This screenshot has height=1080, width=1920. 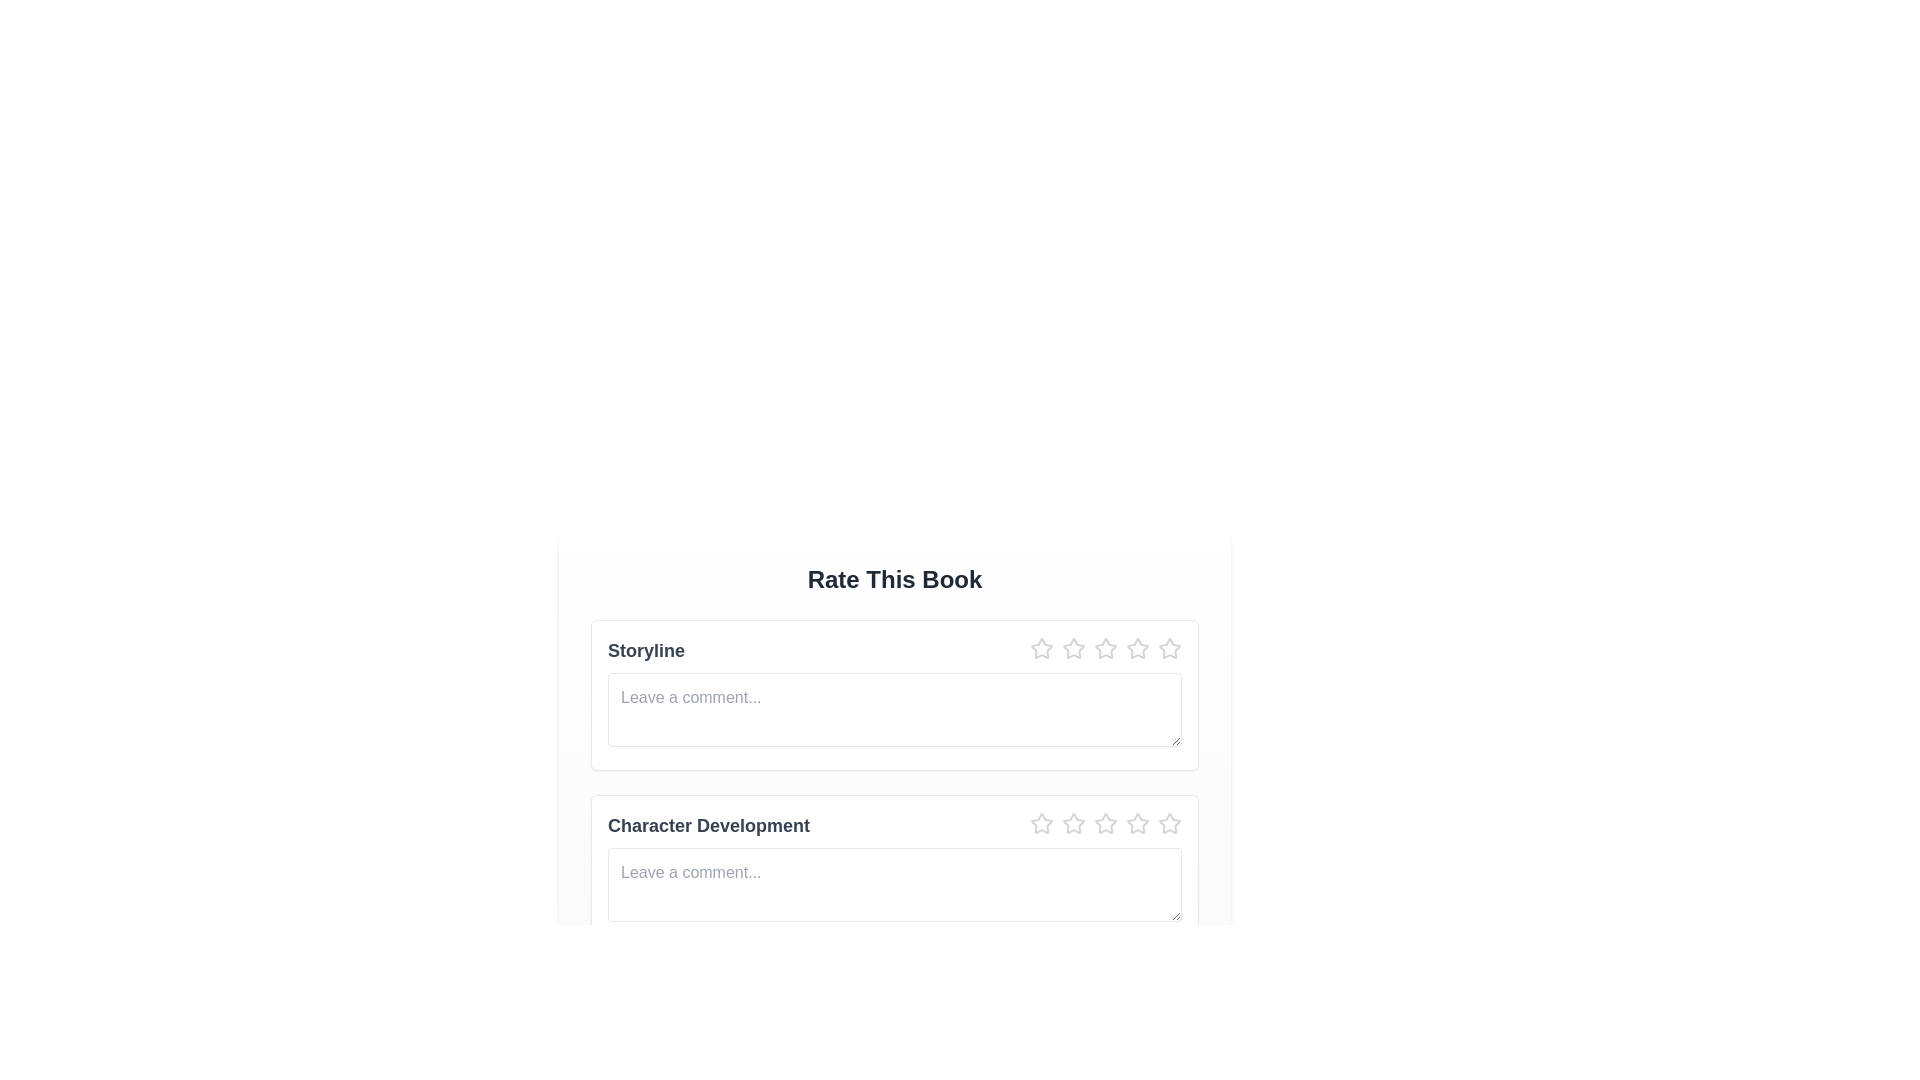 I want to click on the Static Text Label reading 'Character Development', which is styled in bold dark gray and positioned above a comment box and below 'Storyline', so click(x=709, y=825).